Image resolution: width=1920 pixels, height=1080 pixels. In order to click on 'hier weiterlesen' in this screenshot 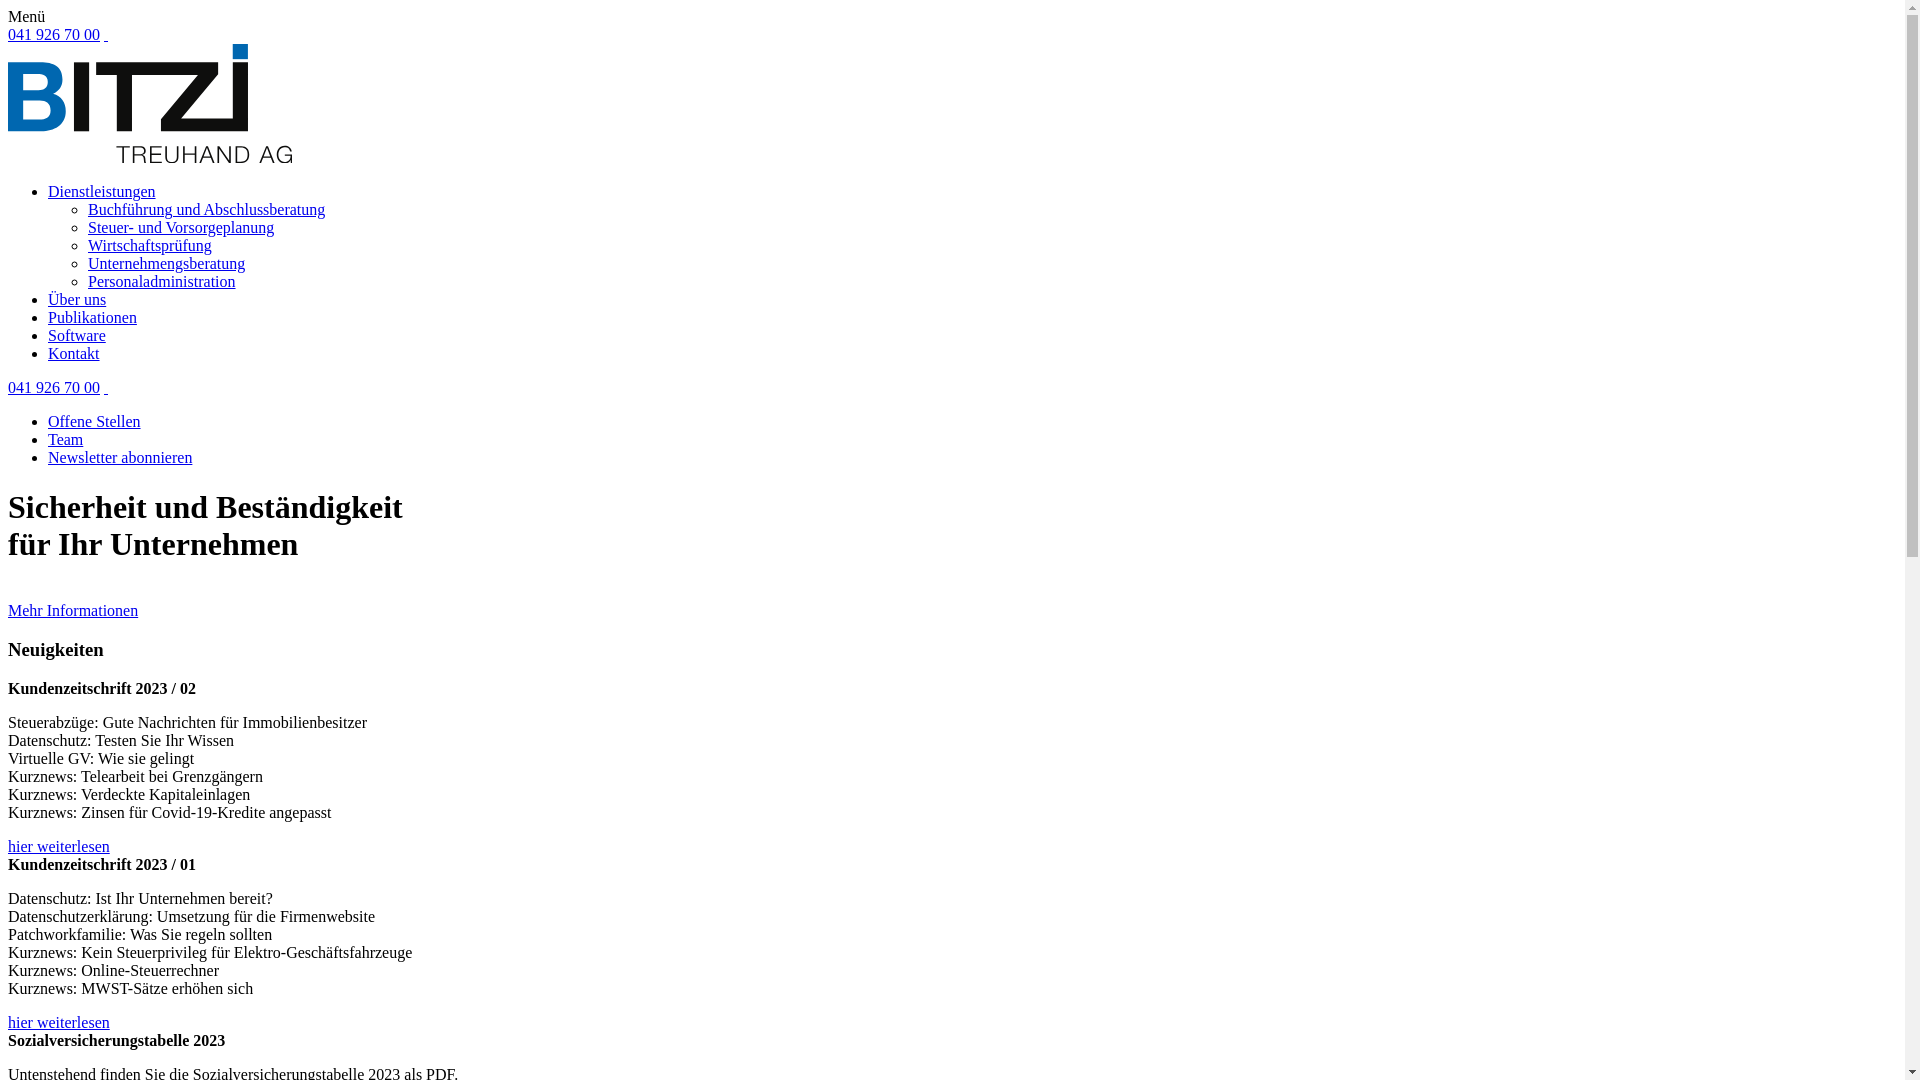, I will do `click(58, 846)`.